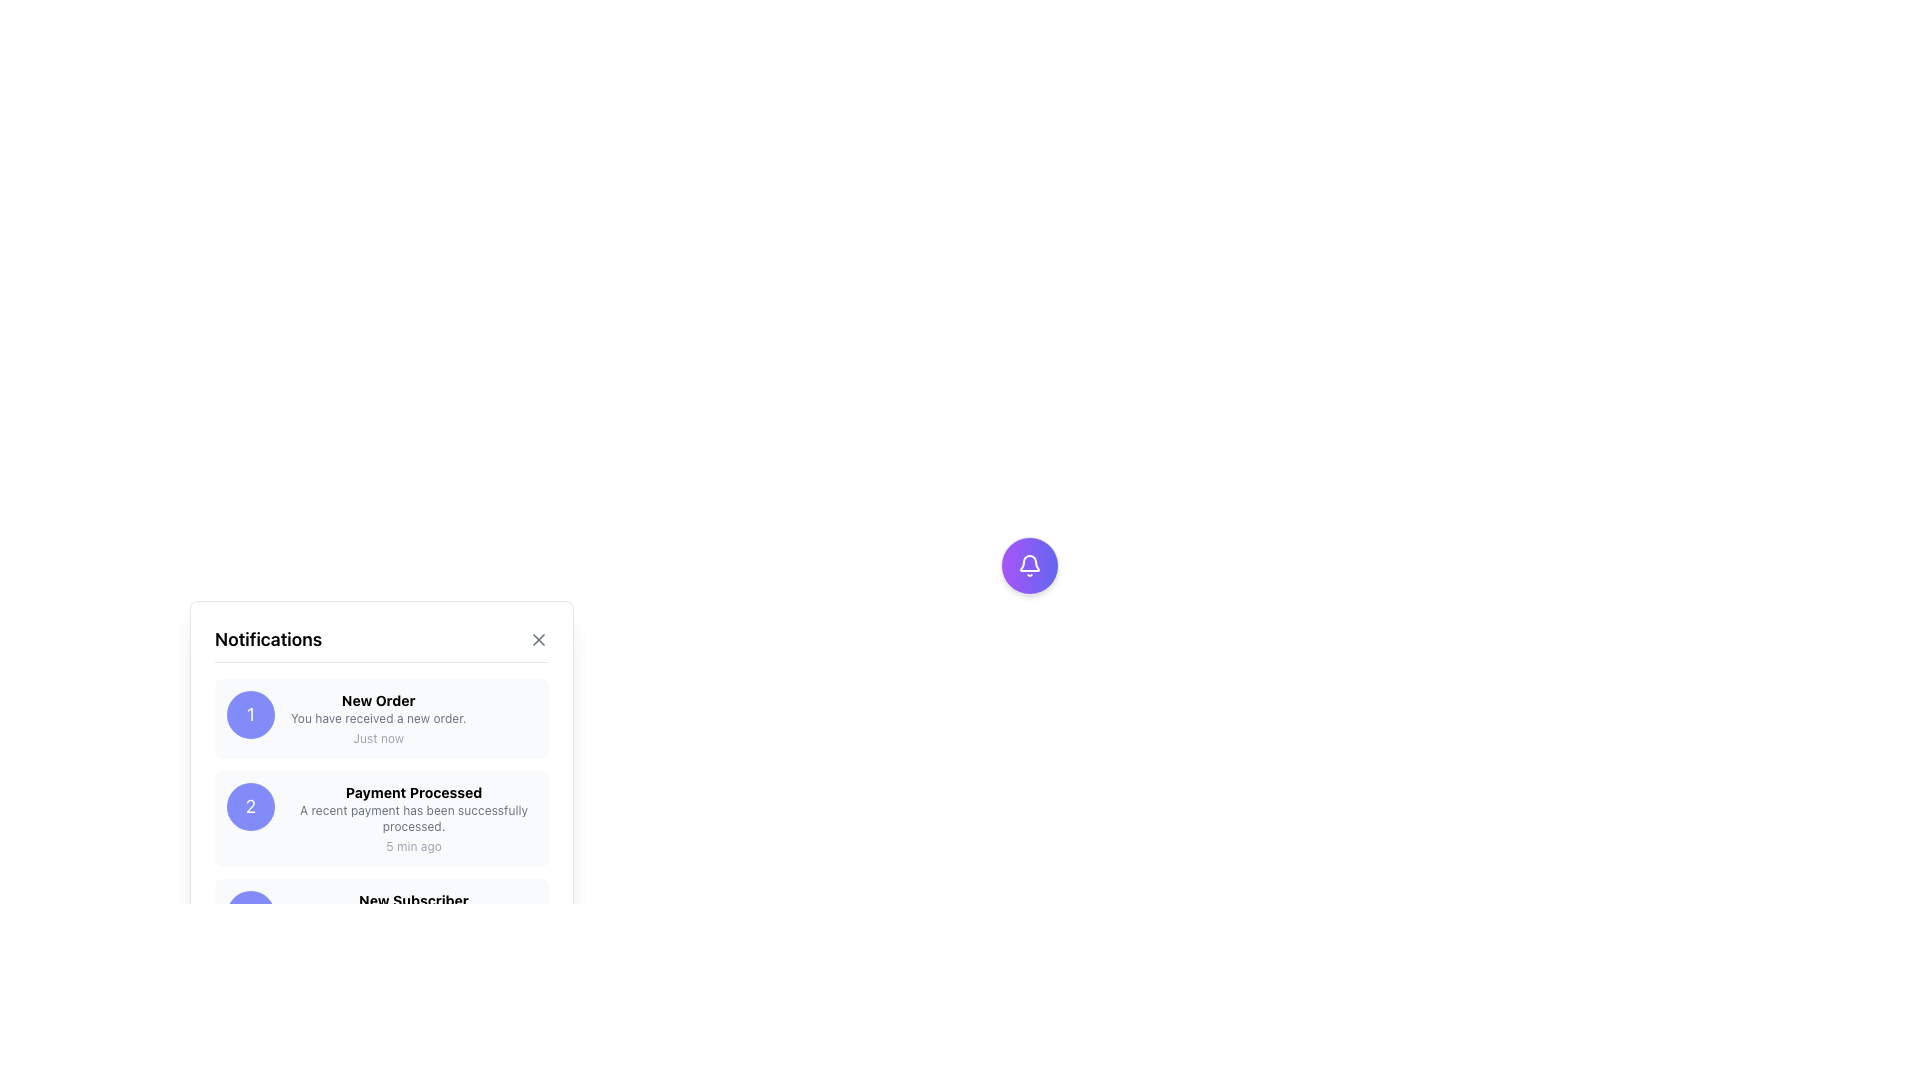  Describe the element at coordinates (249, 713) in the screenshot. I see `the numeral displayed in the Circular Badge Icon located before the 'New Order' text in the first row of the notifications list` at that location.